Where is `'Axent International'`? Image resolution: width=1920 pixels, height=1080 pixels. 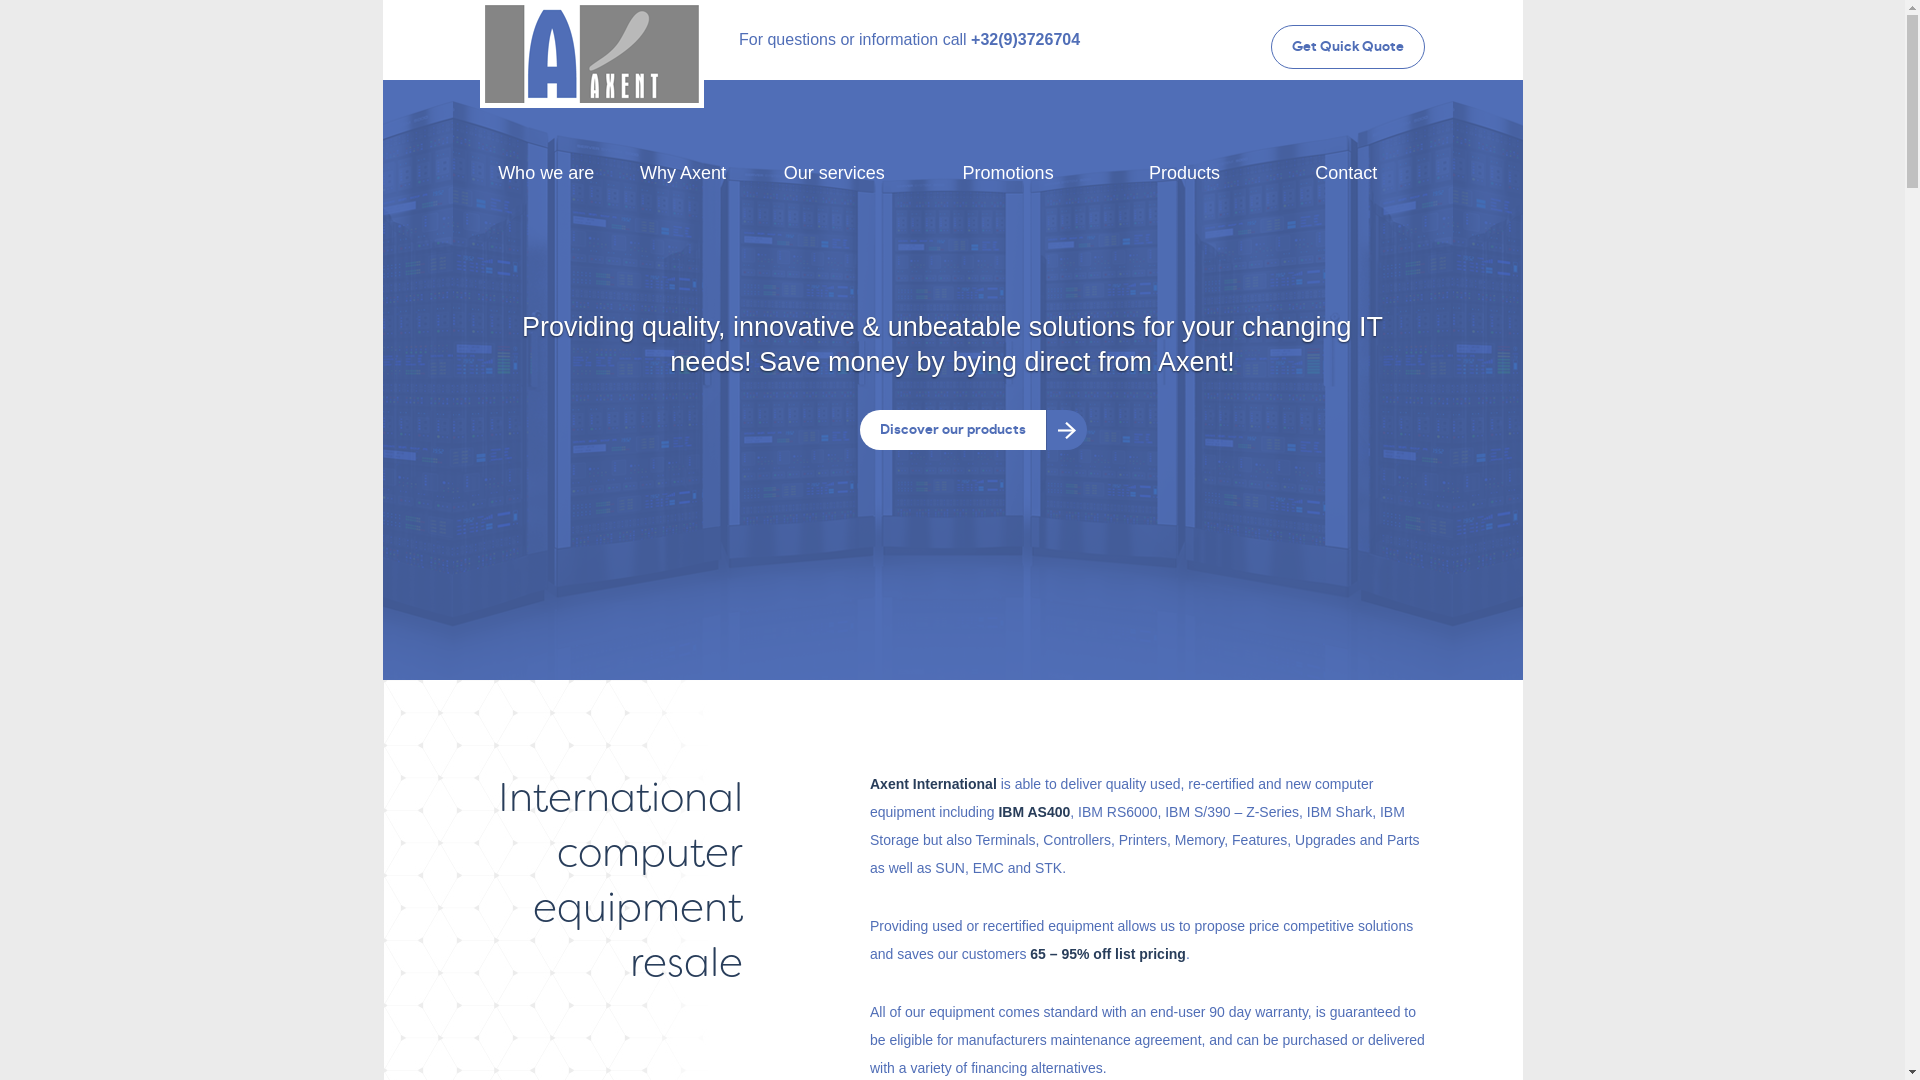 'Axent International' is located at coordinates (590, 24).